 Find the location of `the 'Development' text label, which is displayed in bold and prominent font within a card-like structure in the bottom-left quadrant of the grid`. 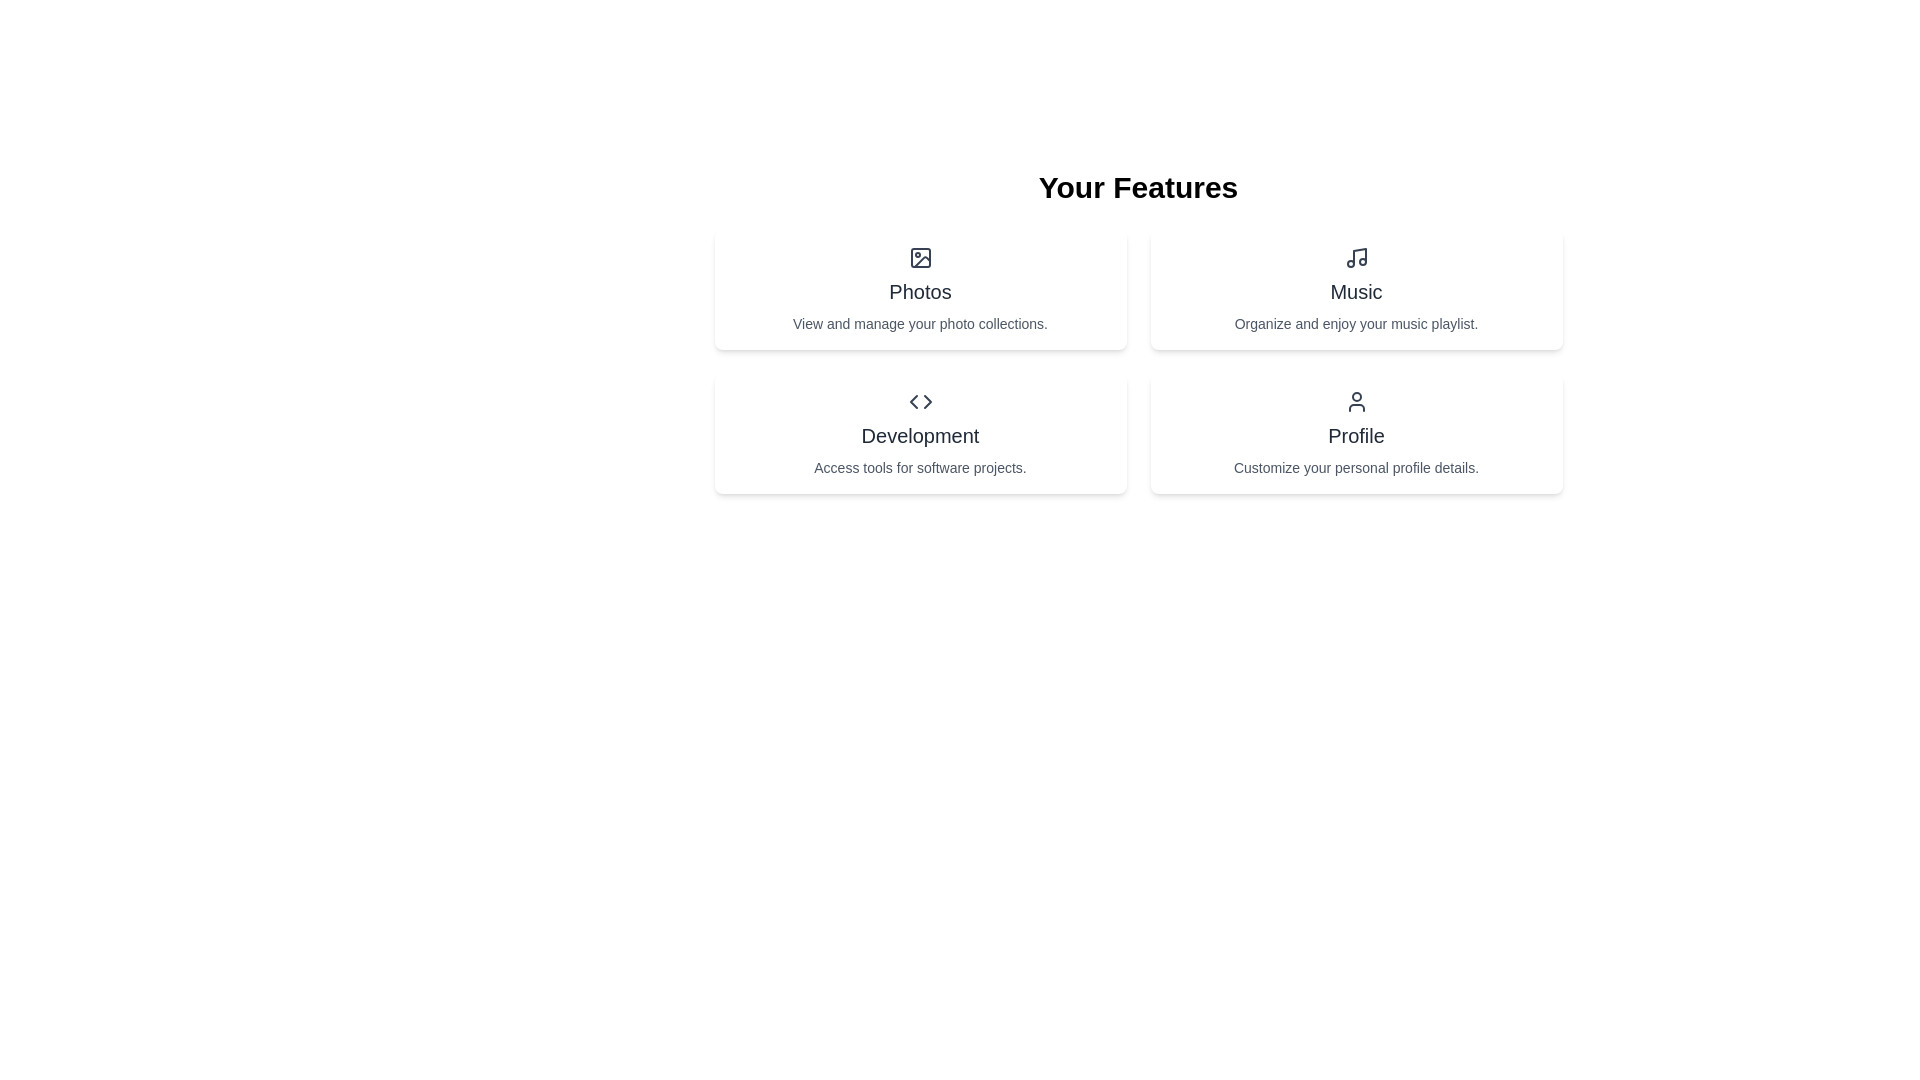

the 'Development' text label, which is displayed in bold and prominent font within a card-like structure in the bottom-left quadrant of the grid is located at coordinates (919, 434).